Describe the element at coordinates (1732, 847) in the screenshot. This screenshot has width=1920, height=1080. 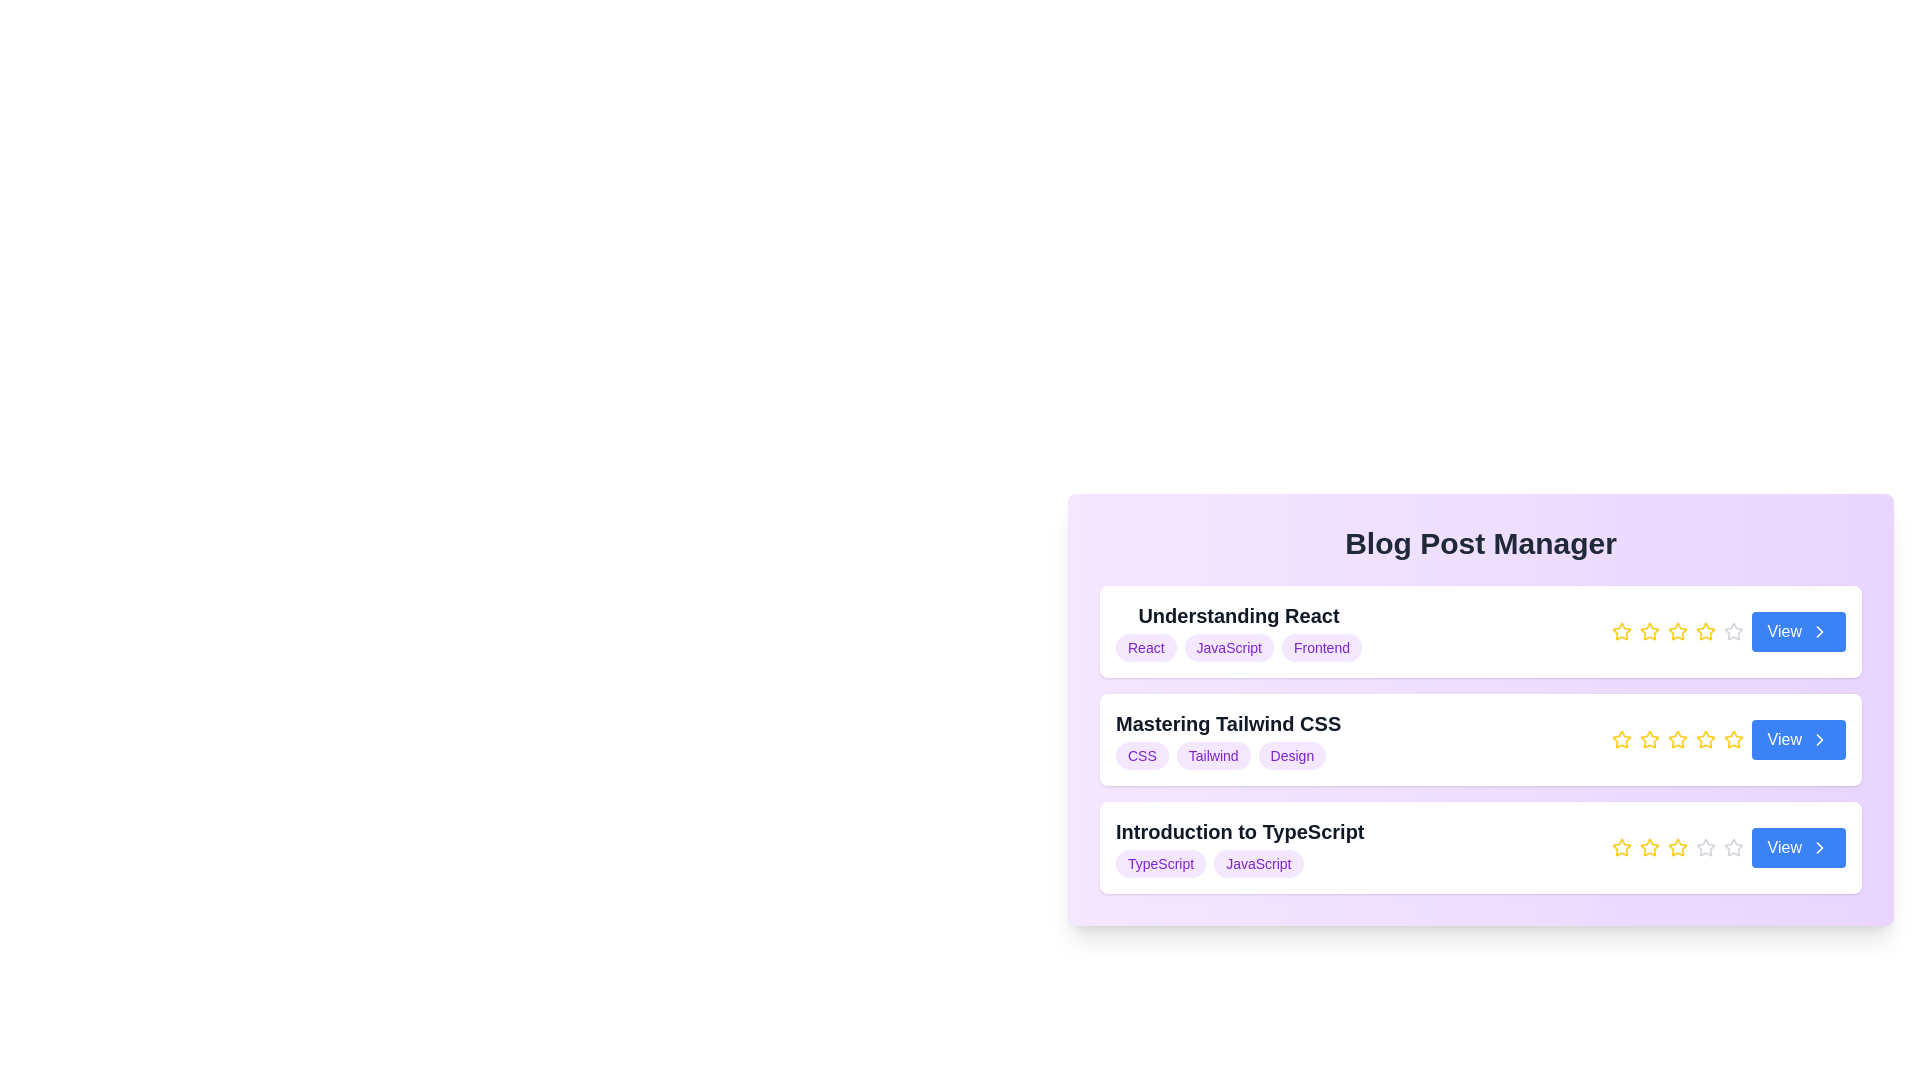
I see `the fourth star icon in the interactive rating system for the 'Introduction to TypeScript' post` at that location.